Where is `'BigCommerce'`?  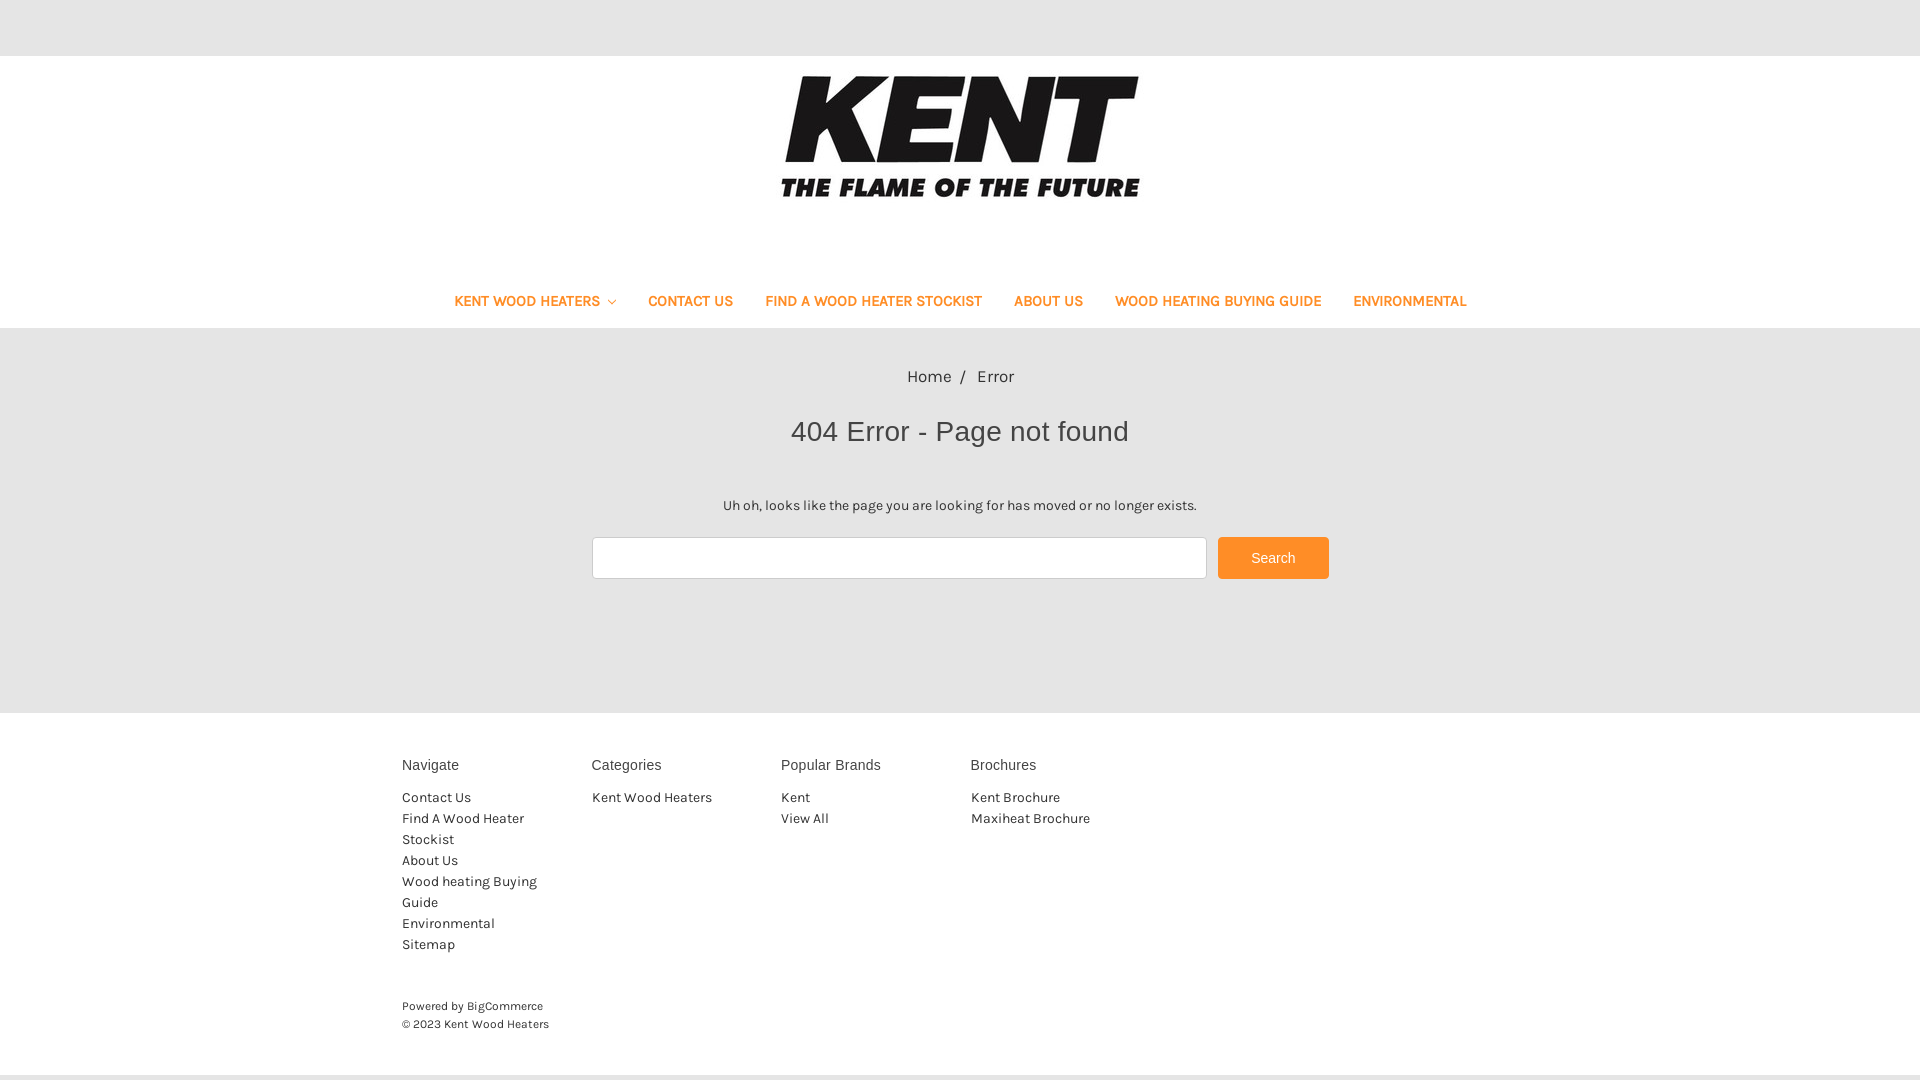 'BigCommerce' is located at coordinates (504, 1006).